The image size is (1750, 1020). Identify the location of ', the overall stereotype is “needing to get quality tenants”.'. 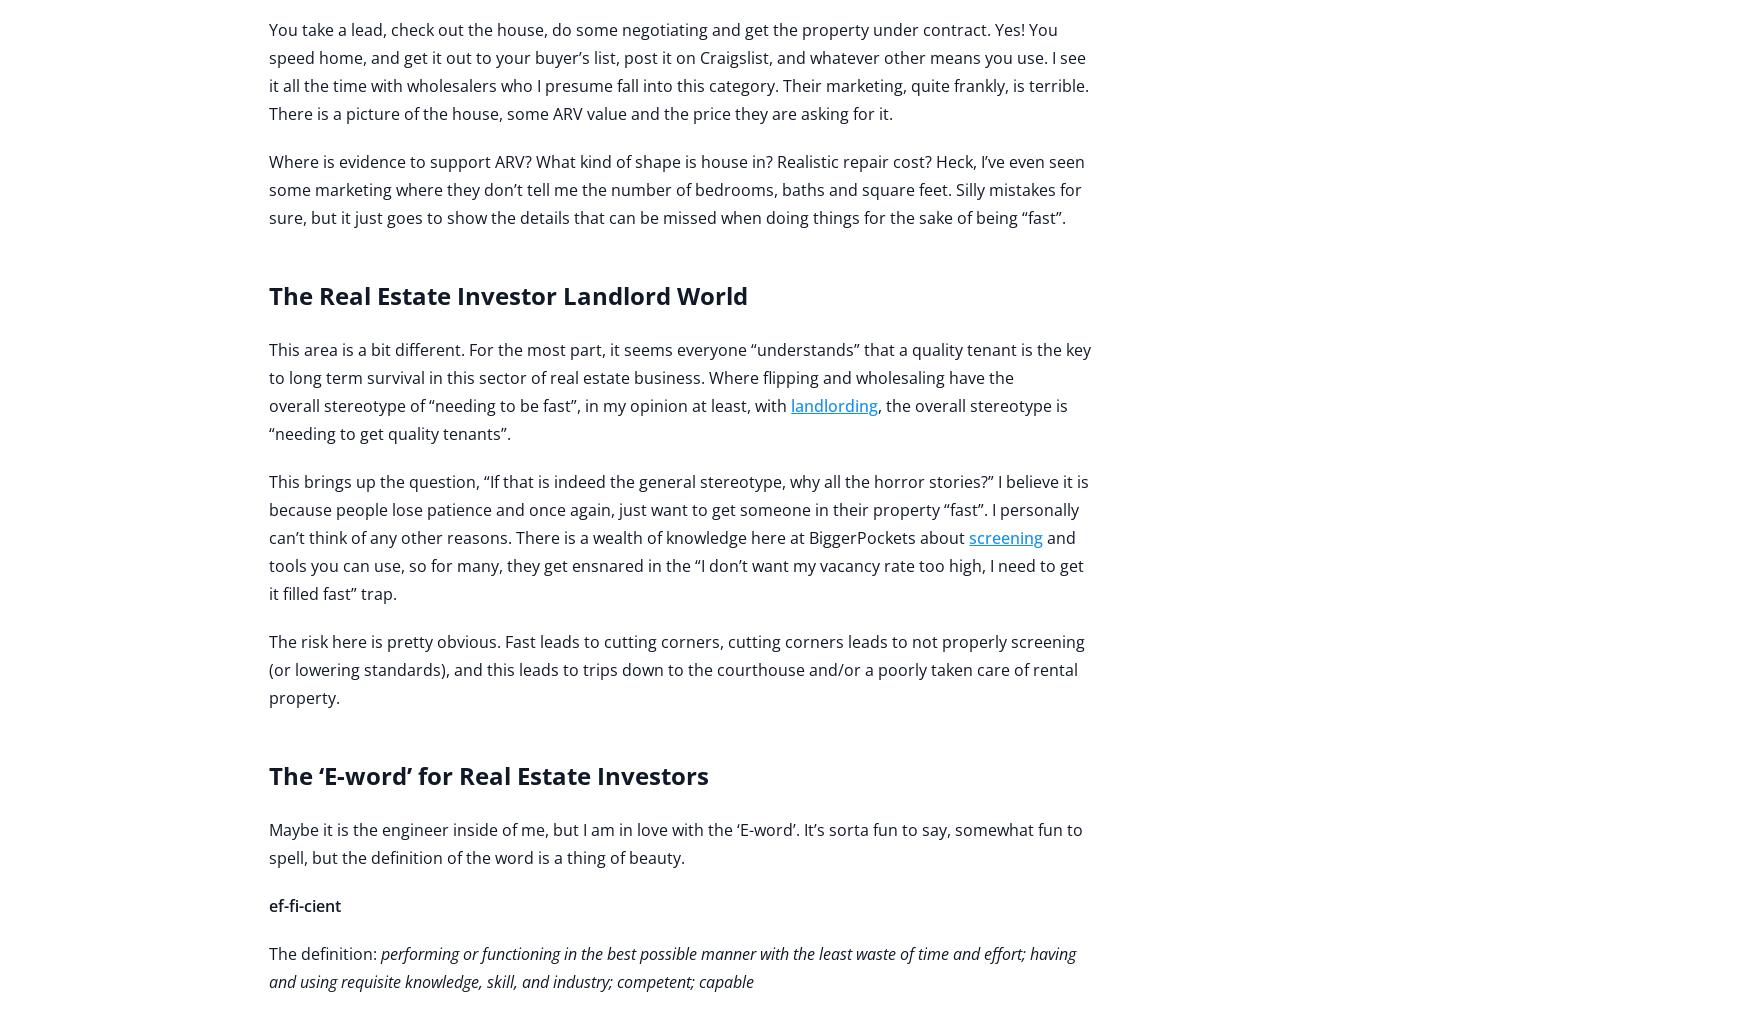
(267, 420).